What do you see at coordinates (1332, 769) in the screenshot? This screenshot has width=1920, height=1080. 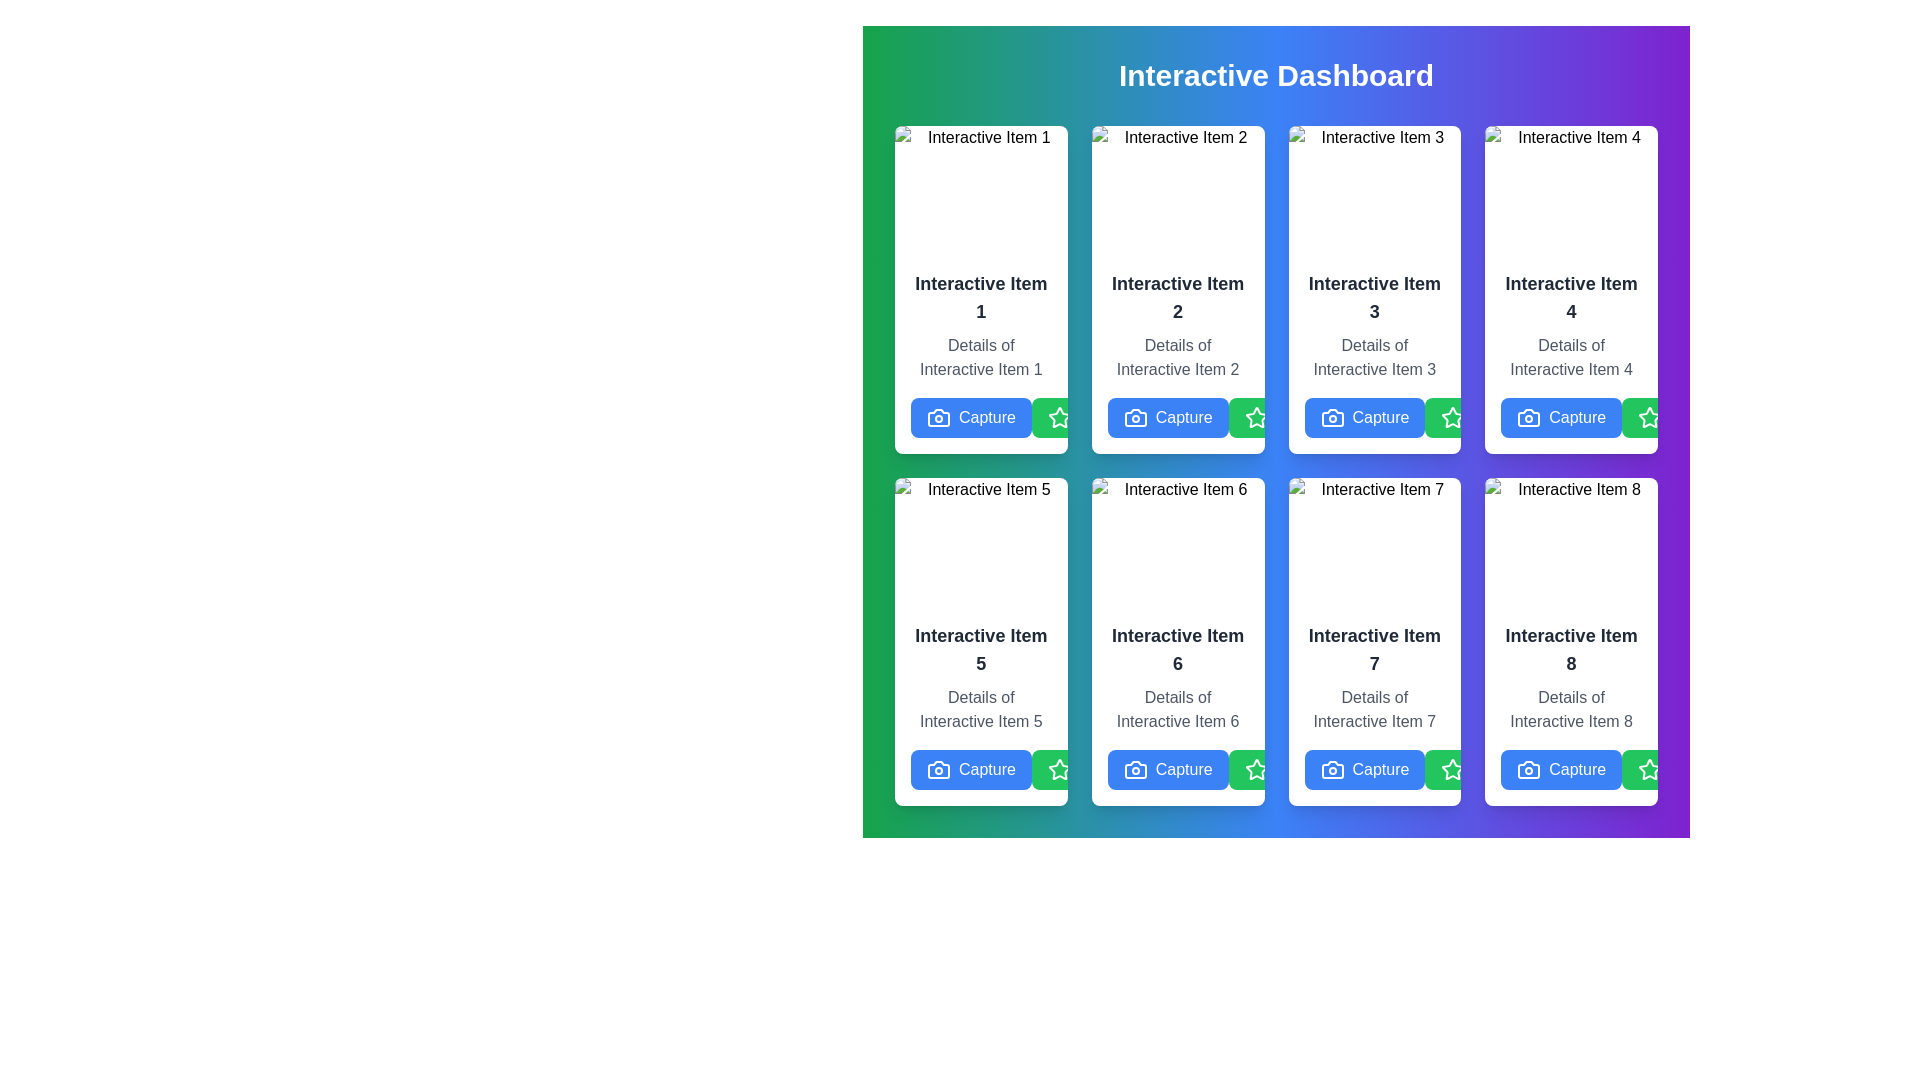 I see `the camera icon within the 'Capture' button located under the 'Interactive Item 7' card to initiate the capture function` at bounding box center [1332, 769].